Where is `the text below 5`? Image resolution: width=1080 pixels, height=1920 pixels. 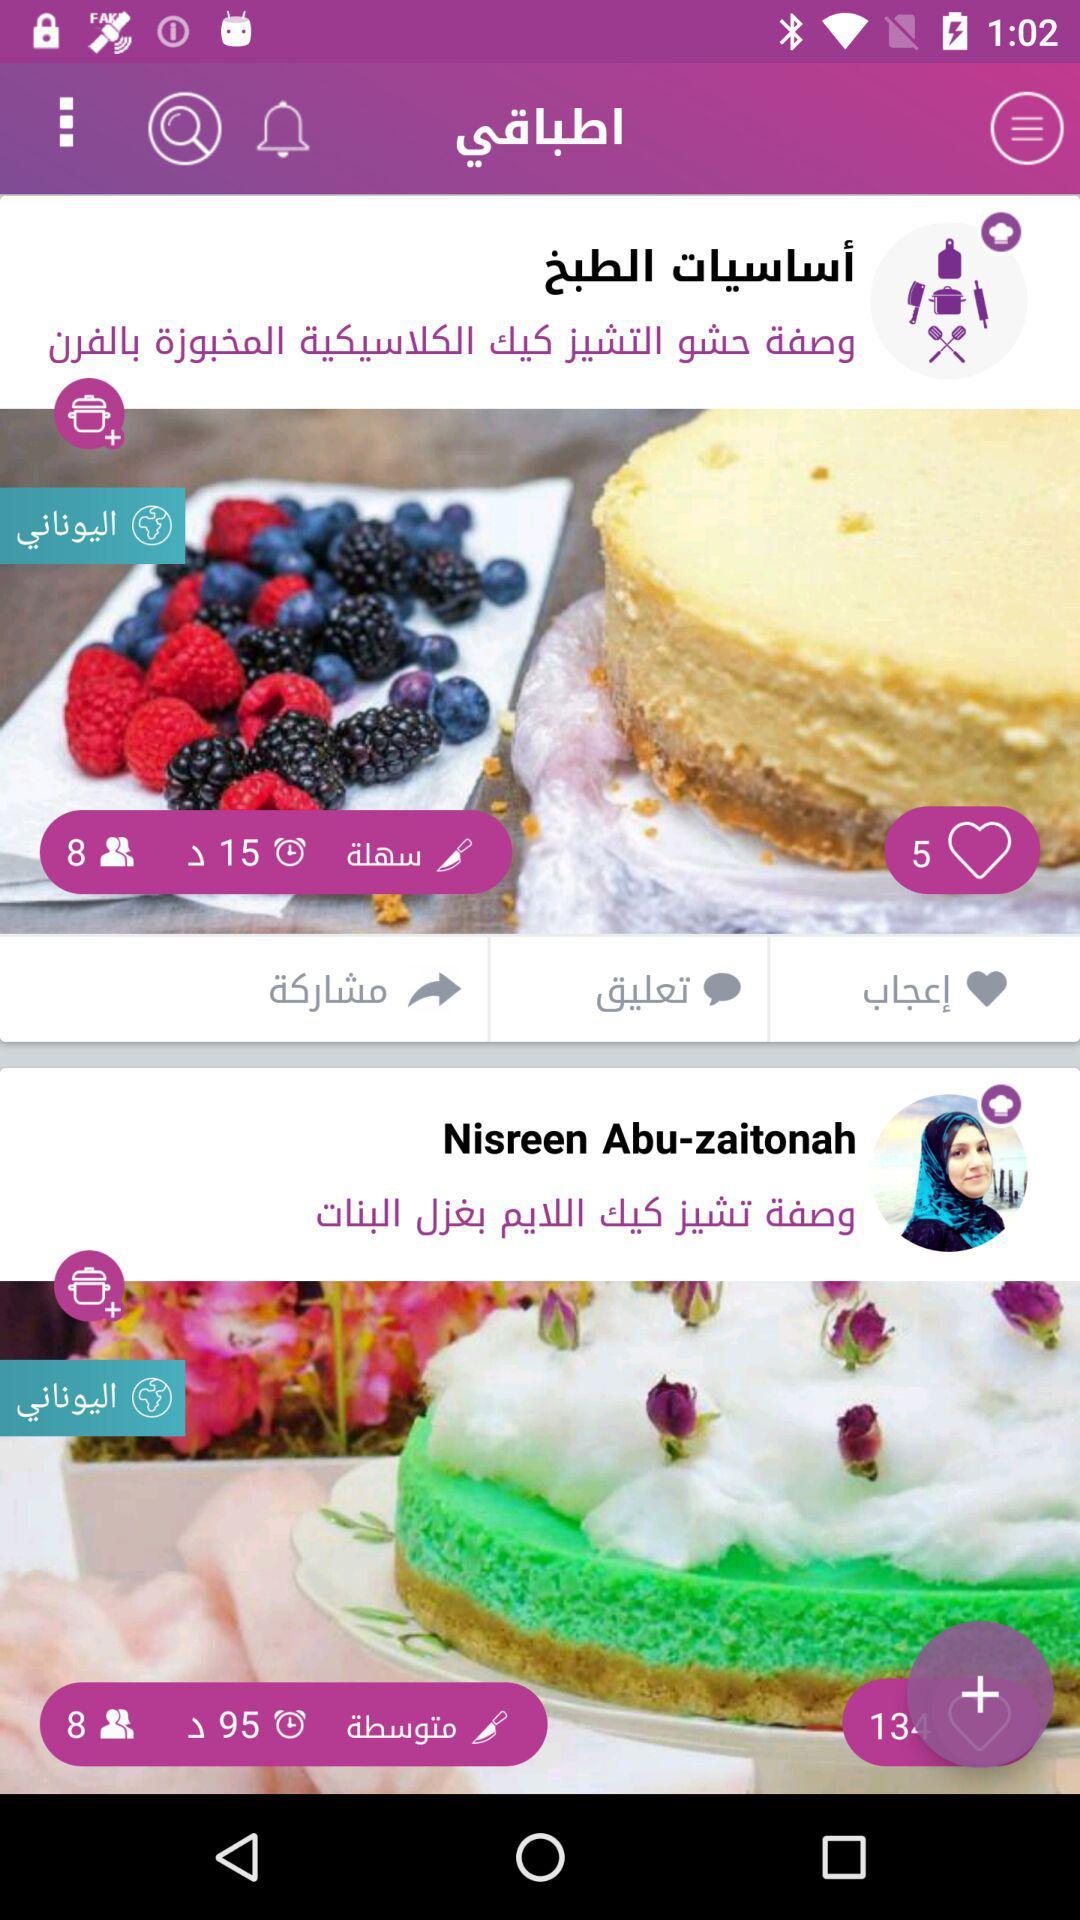 the text below 5 is located at coordinates (887, 989).